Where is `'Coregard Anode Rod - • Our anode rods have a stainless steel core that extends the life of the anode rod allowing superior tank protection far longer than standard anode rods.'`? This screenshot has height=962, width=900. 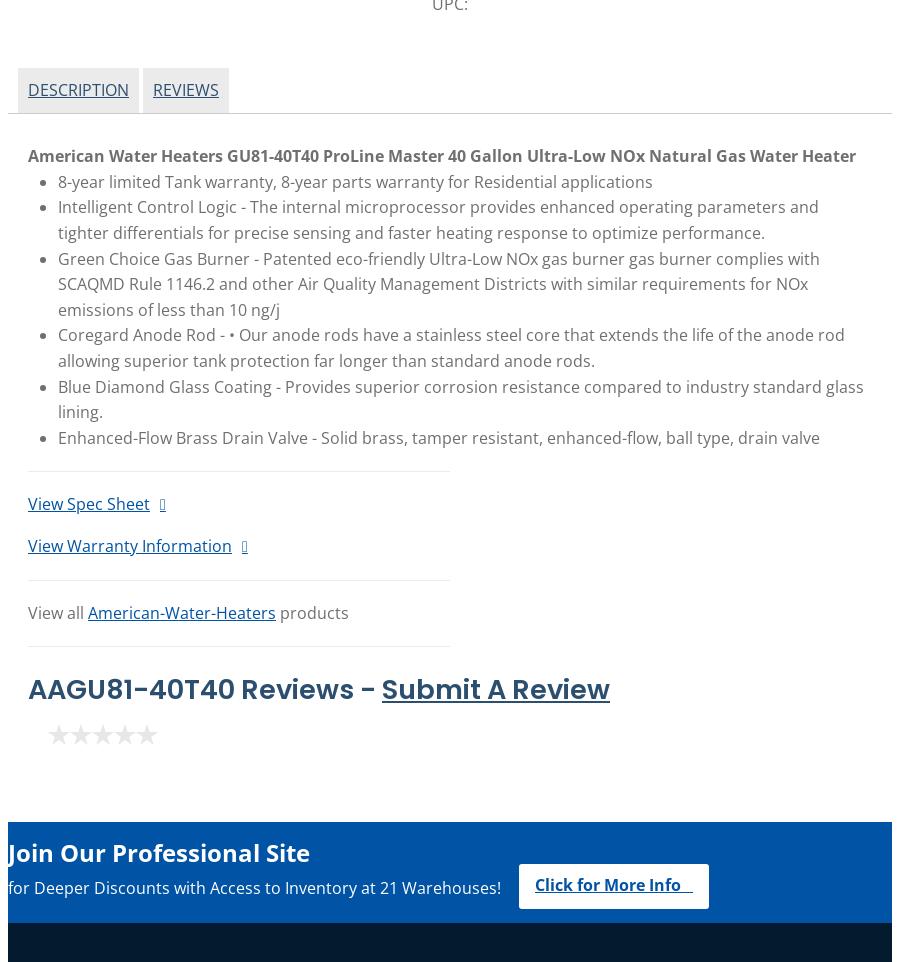
'Coregard Anode Rod - • Our anode rods have a stainless steel core that extends the life of the anode rod allowing superior tank protection far longer than standard anode rods.' is located at coordinates (450, 347).